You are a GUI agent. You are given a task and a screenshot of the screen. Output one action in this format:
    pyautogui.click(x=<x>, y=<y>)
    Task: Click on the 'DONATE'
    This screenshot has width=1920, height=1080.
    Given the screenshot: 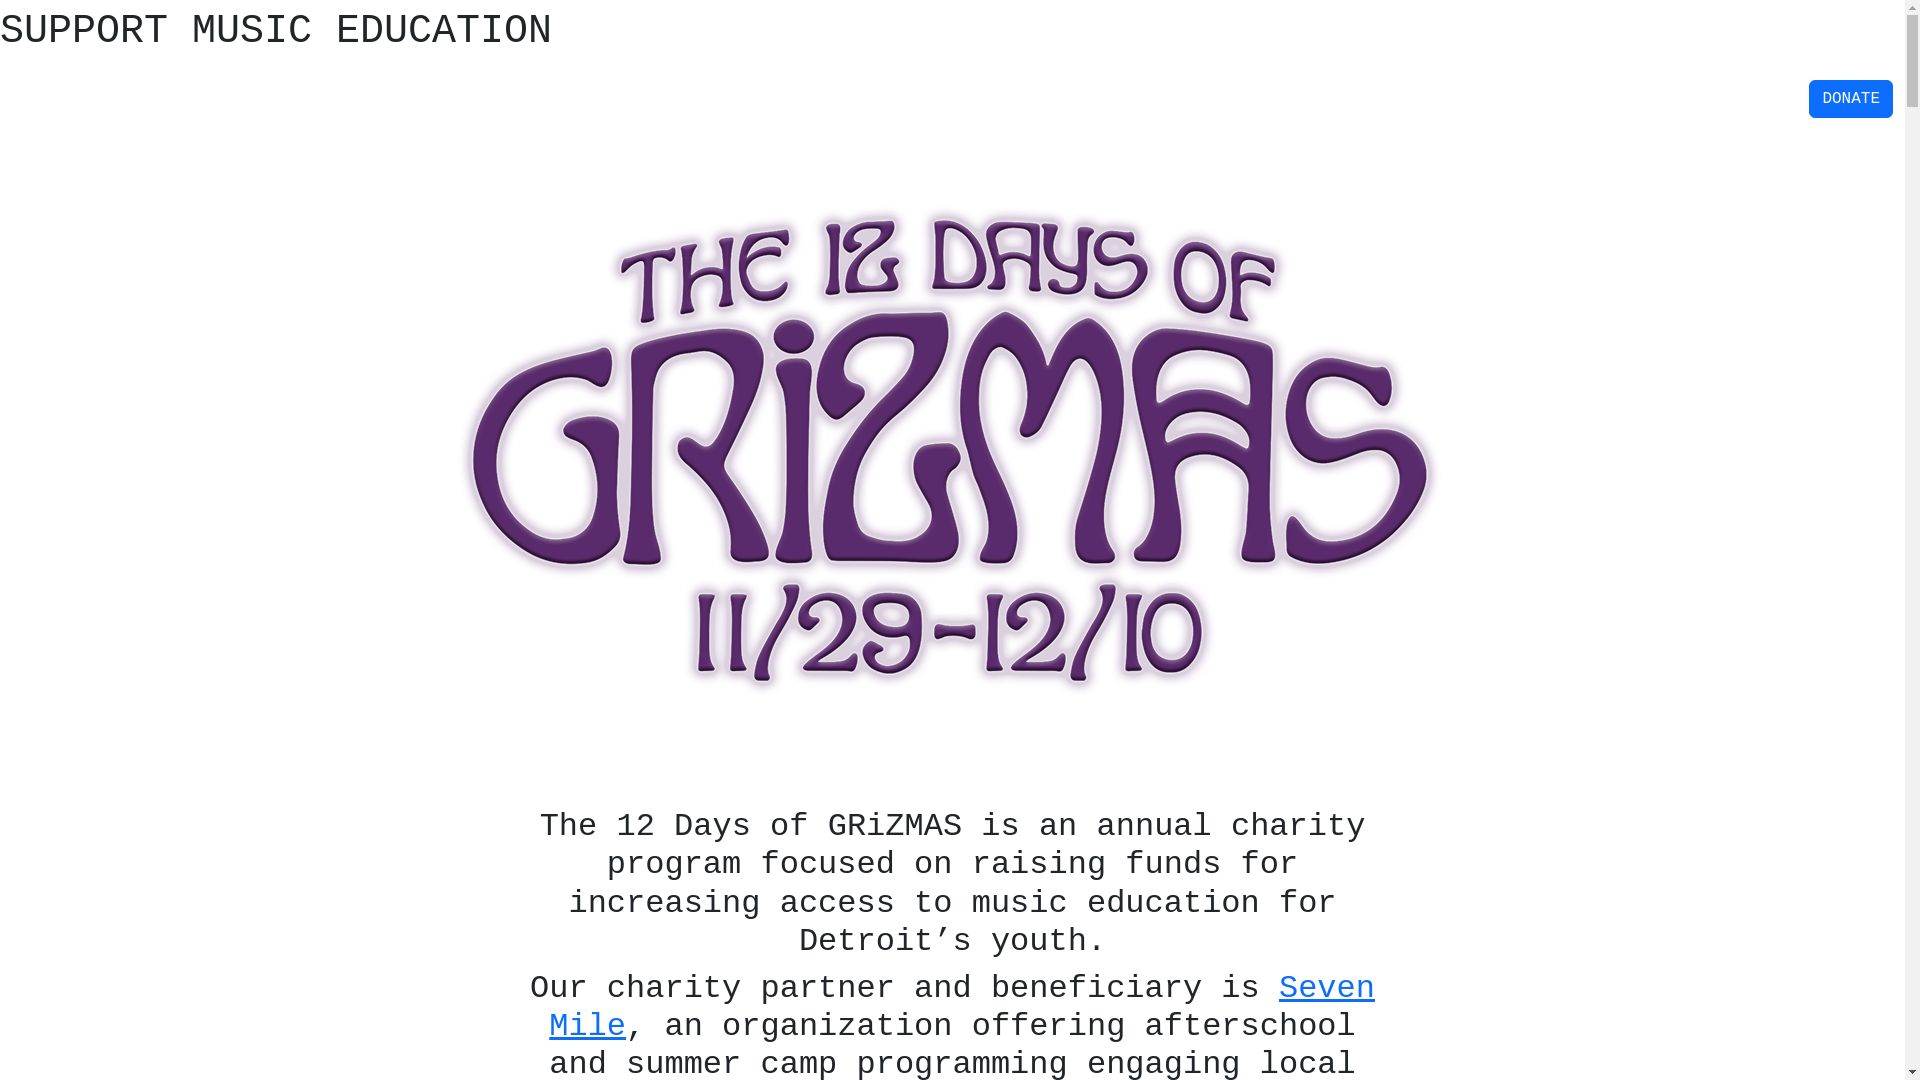 What is the action you would take?
    pyautogui.click(x=1850, y=99)
    